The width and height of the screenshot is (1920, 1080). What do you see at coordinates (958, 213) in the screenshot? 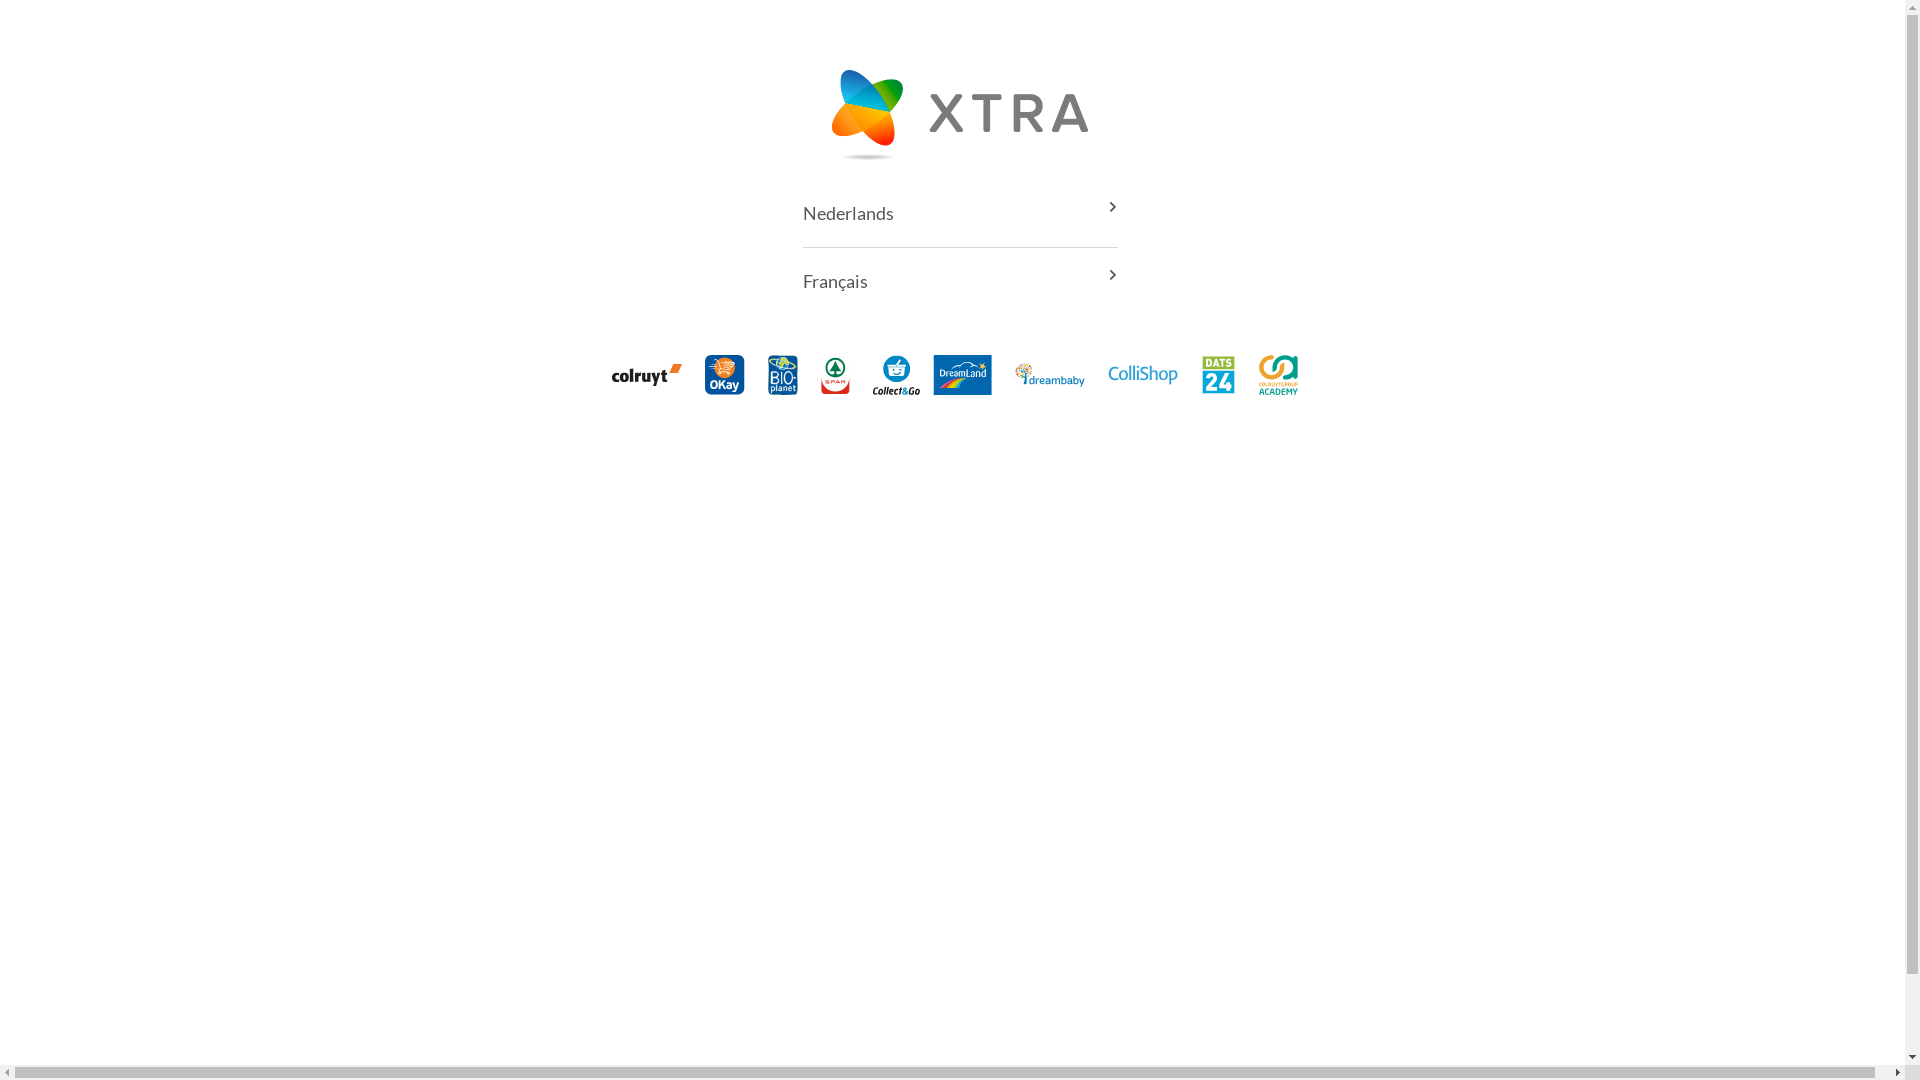
I see `'Nederlands'` at bounding box center [958, 213].